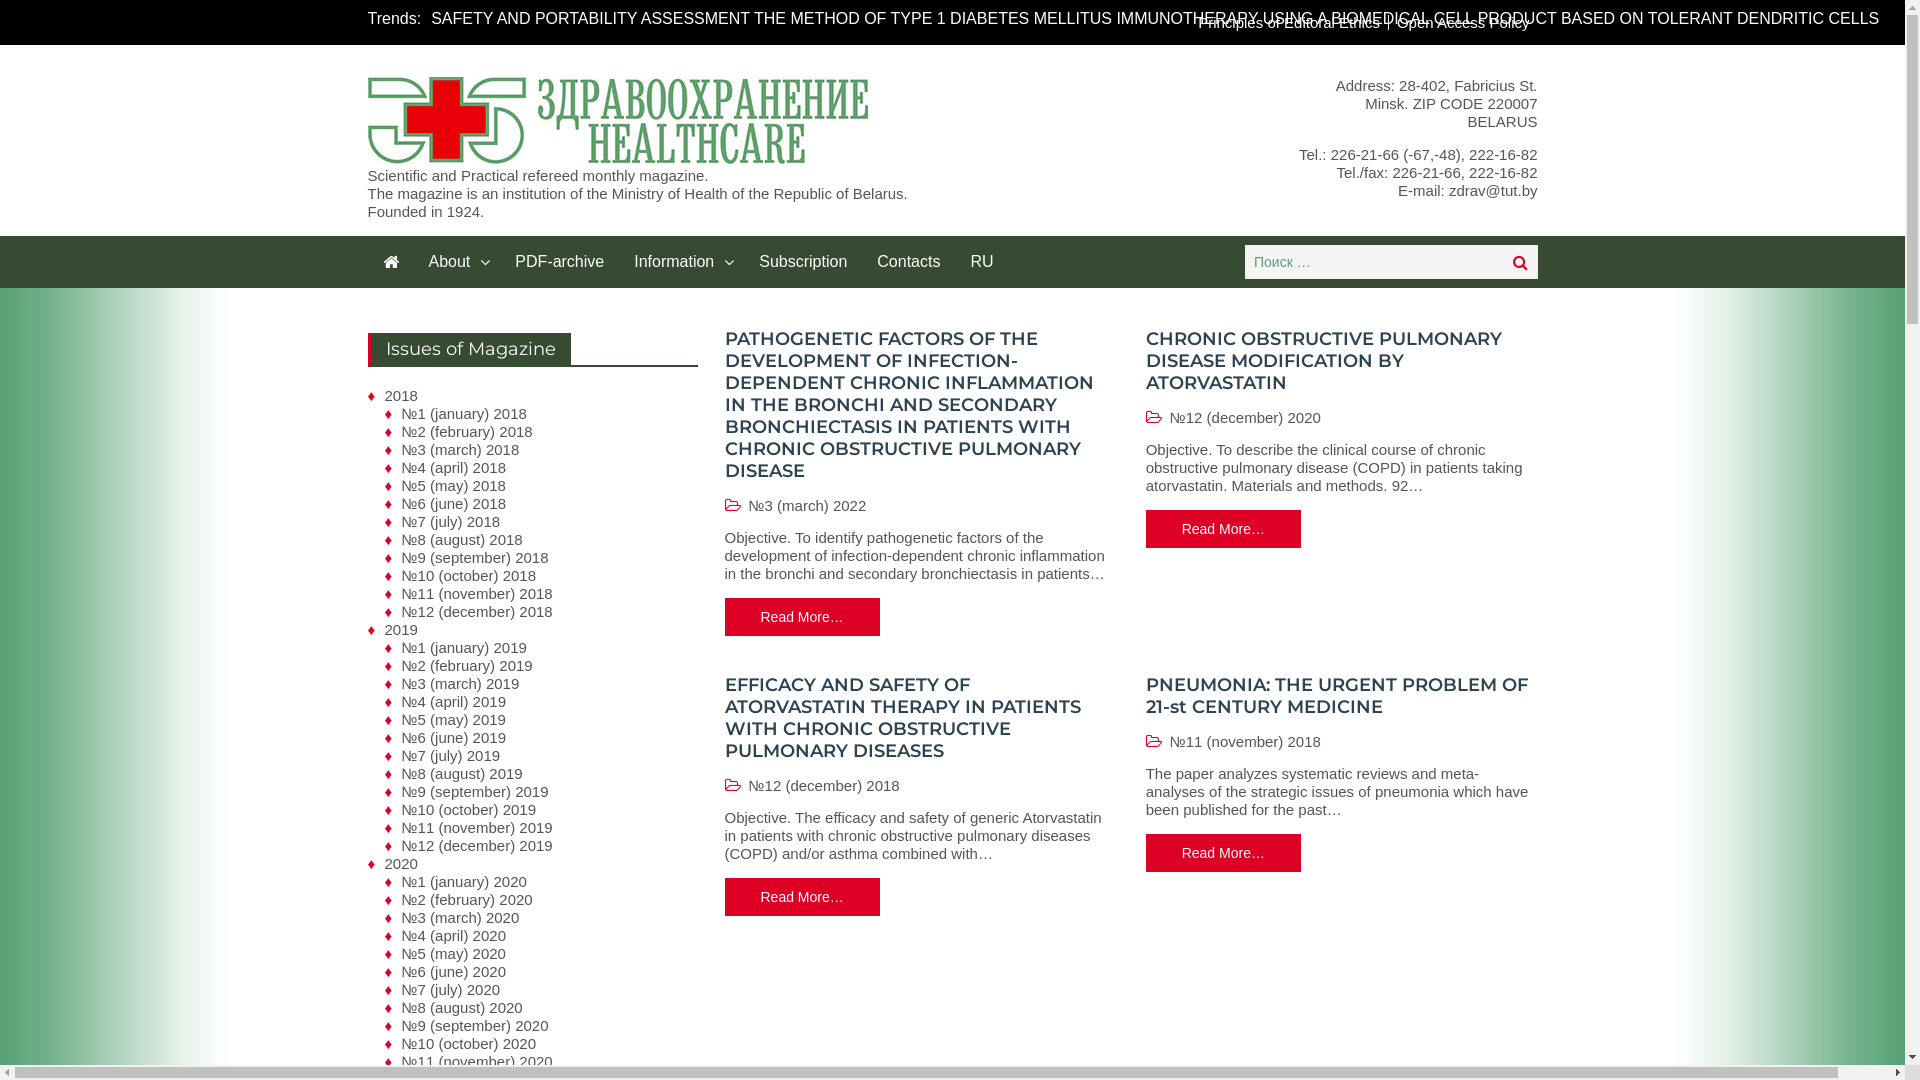  What do you see at coordinates (1520, 261) in the screenshot?
I see `'Search'` at bounding box center [1520, 261].